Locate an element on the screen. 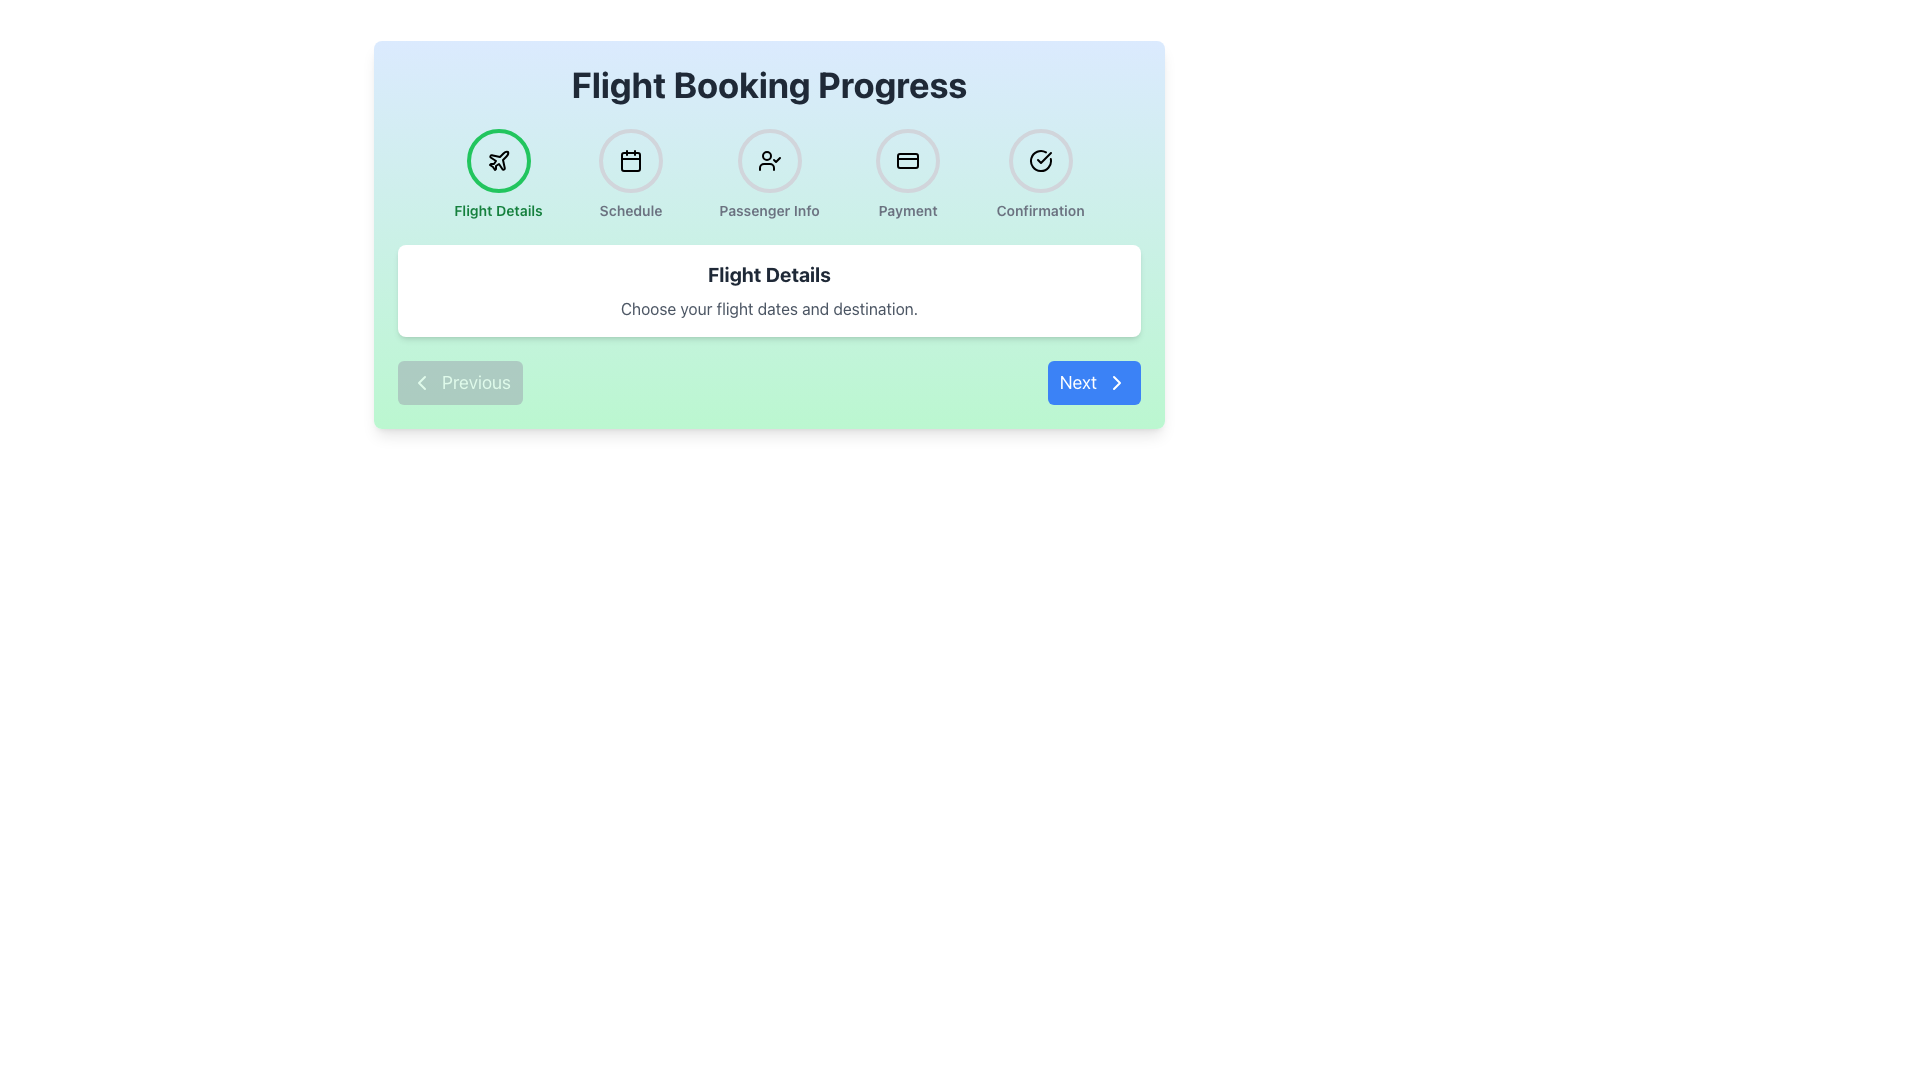 Image resolution: width=1920 pixels, height=1080 pixels. SVG checkmark element that signifies the completion of the 'Confirmation' step in the progress tracker is located at coordinates (1043, 157).